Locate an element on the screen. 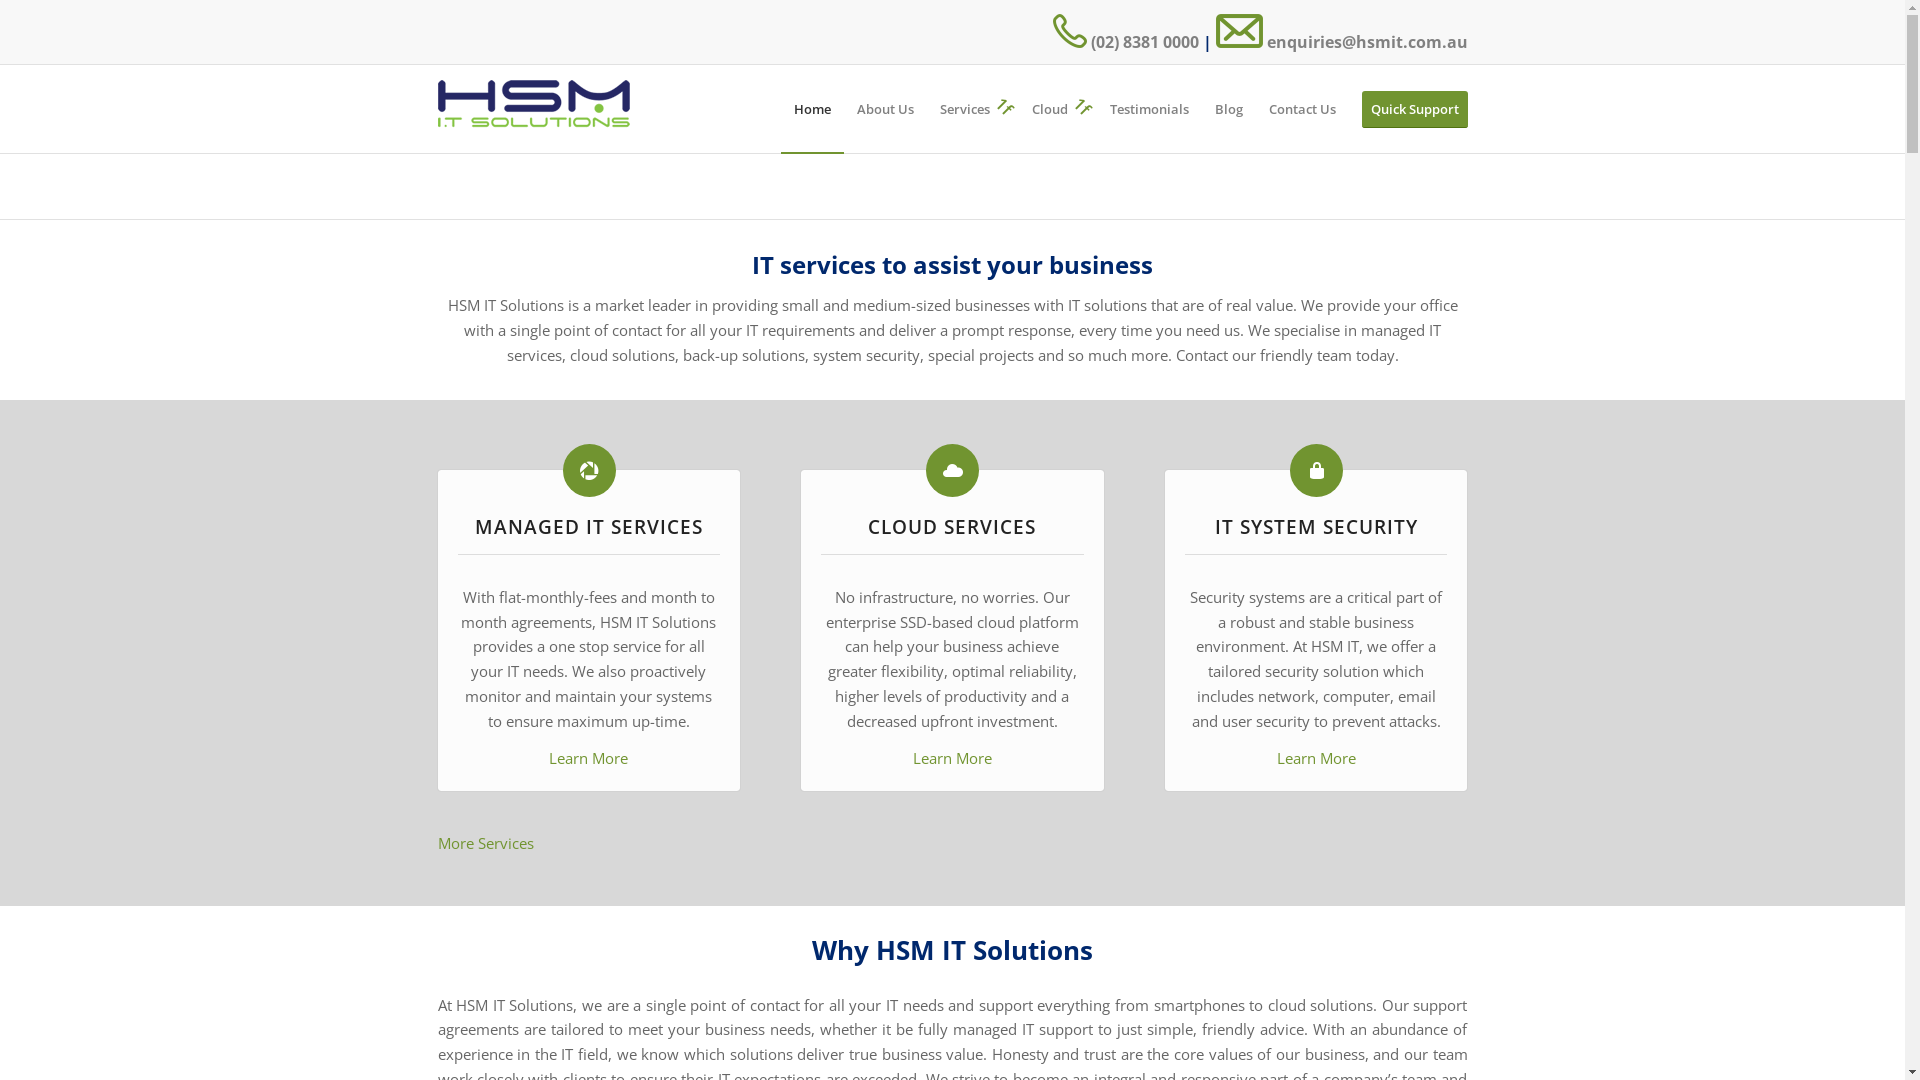 The width and height of the screenshot is (1920, 1080). 'MANAGED IT SERVICES' is located at coordinates (588, 525).